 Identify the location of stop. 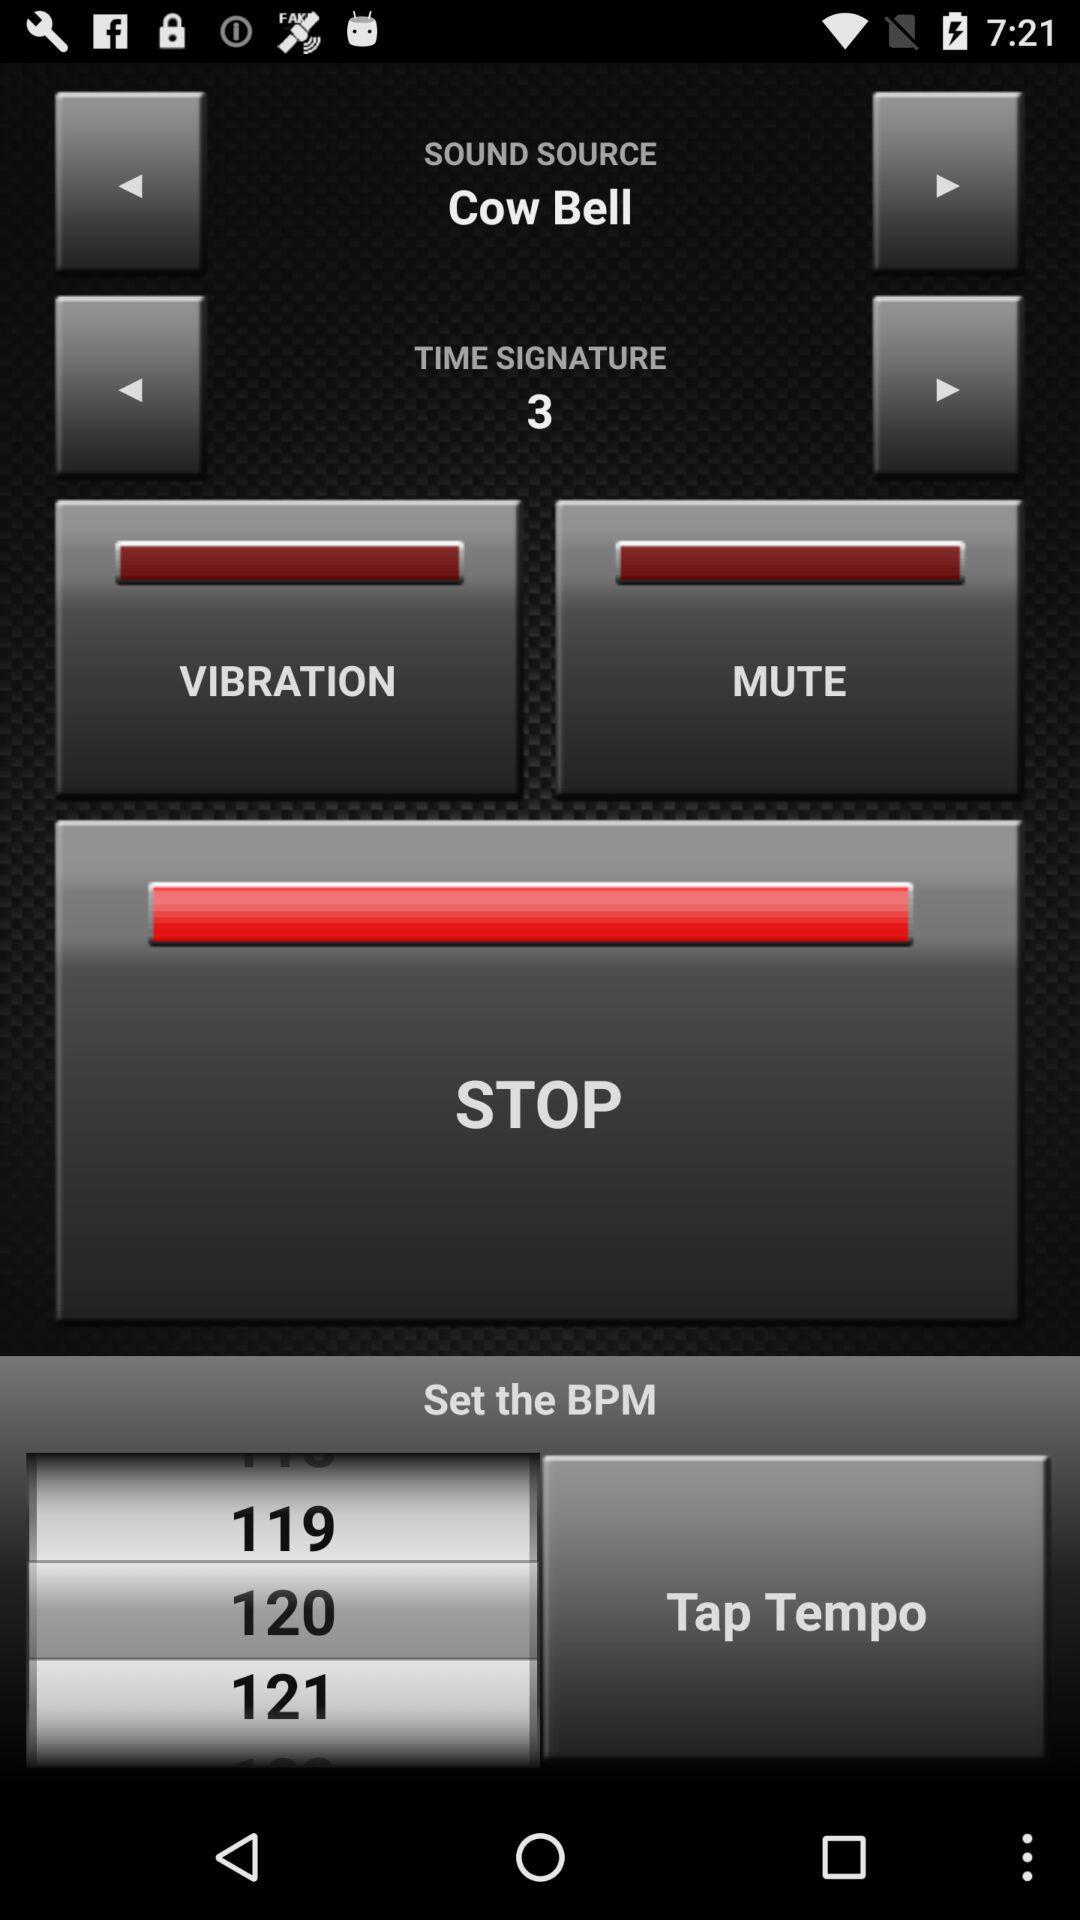
(540, 1072).